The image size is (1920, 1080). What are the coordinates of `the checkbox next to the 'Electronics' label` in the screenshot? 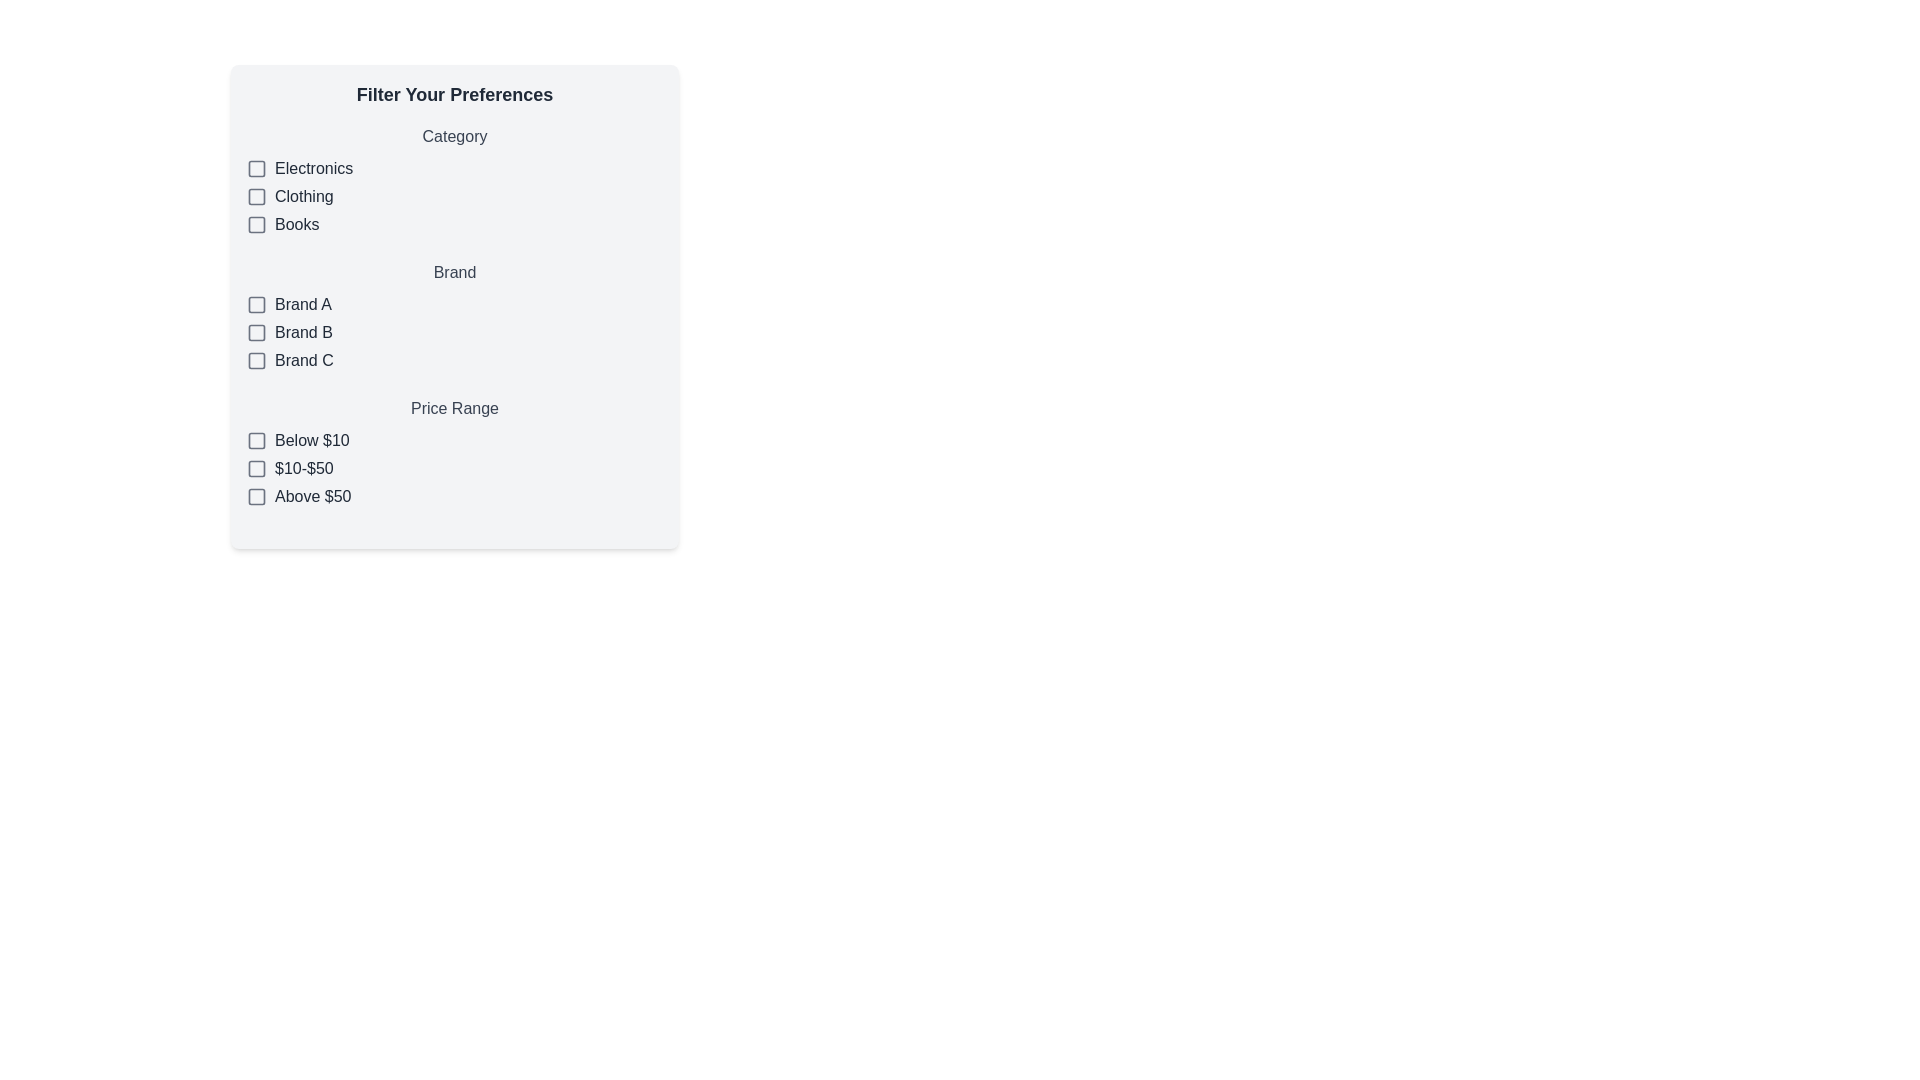 It's located at (256, 168).